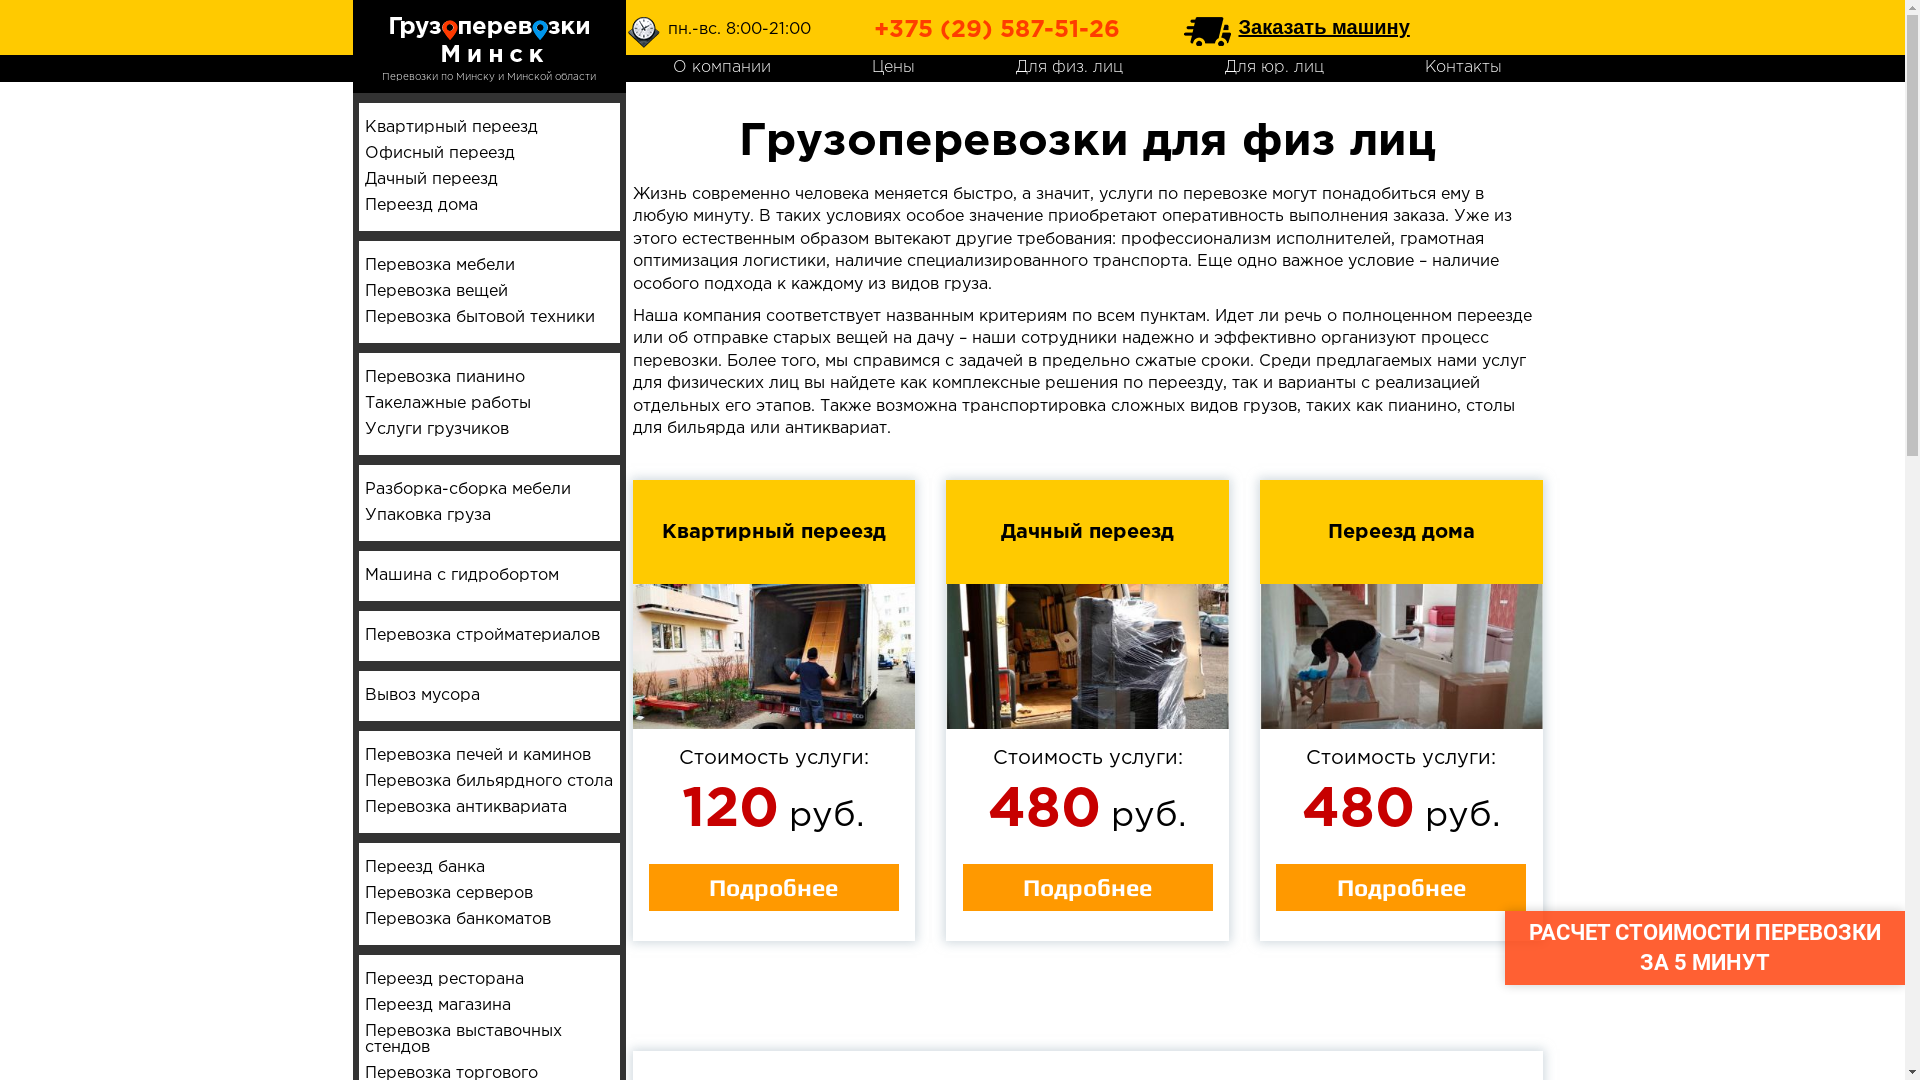 This screenshot has height=1080, width=1920. I want to click on '+375 (29) 587-51-26', so click(997, 30).